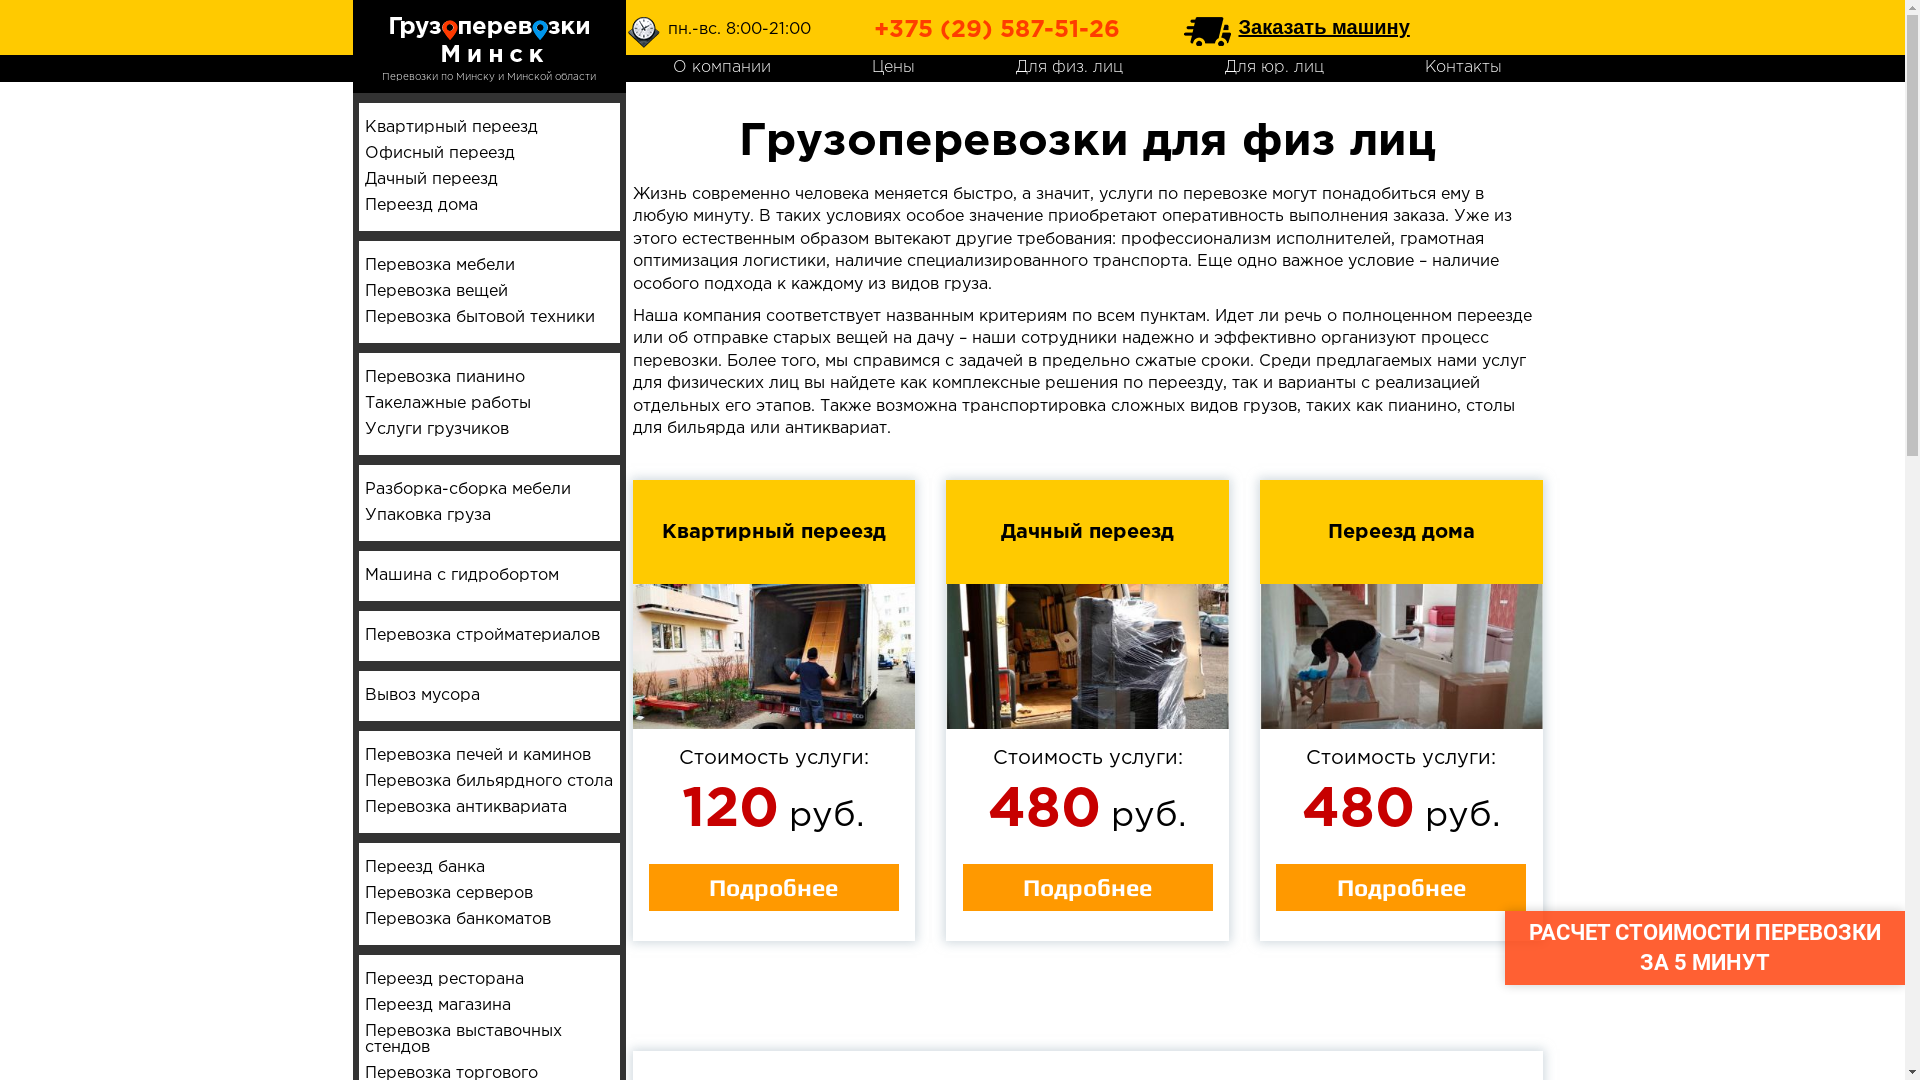 This screenshot has height=1080, width=1920. I want to click on '+375 (29) 587-51-26', so click(997, 30).